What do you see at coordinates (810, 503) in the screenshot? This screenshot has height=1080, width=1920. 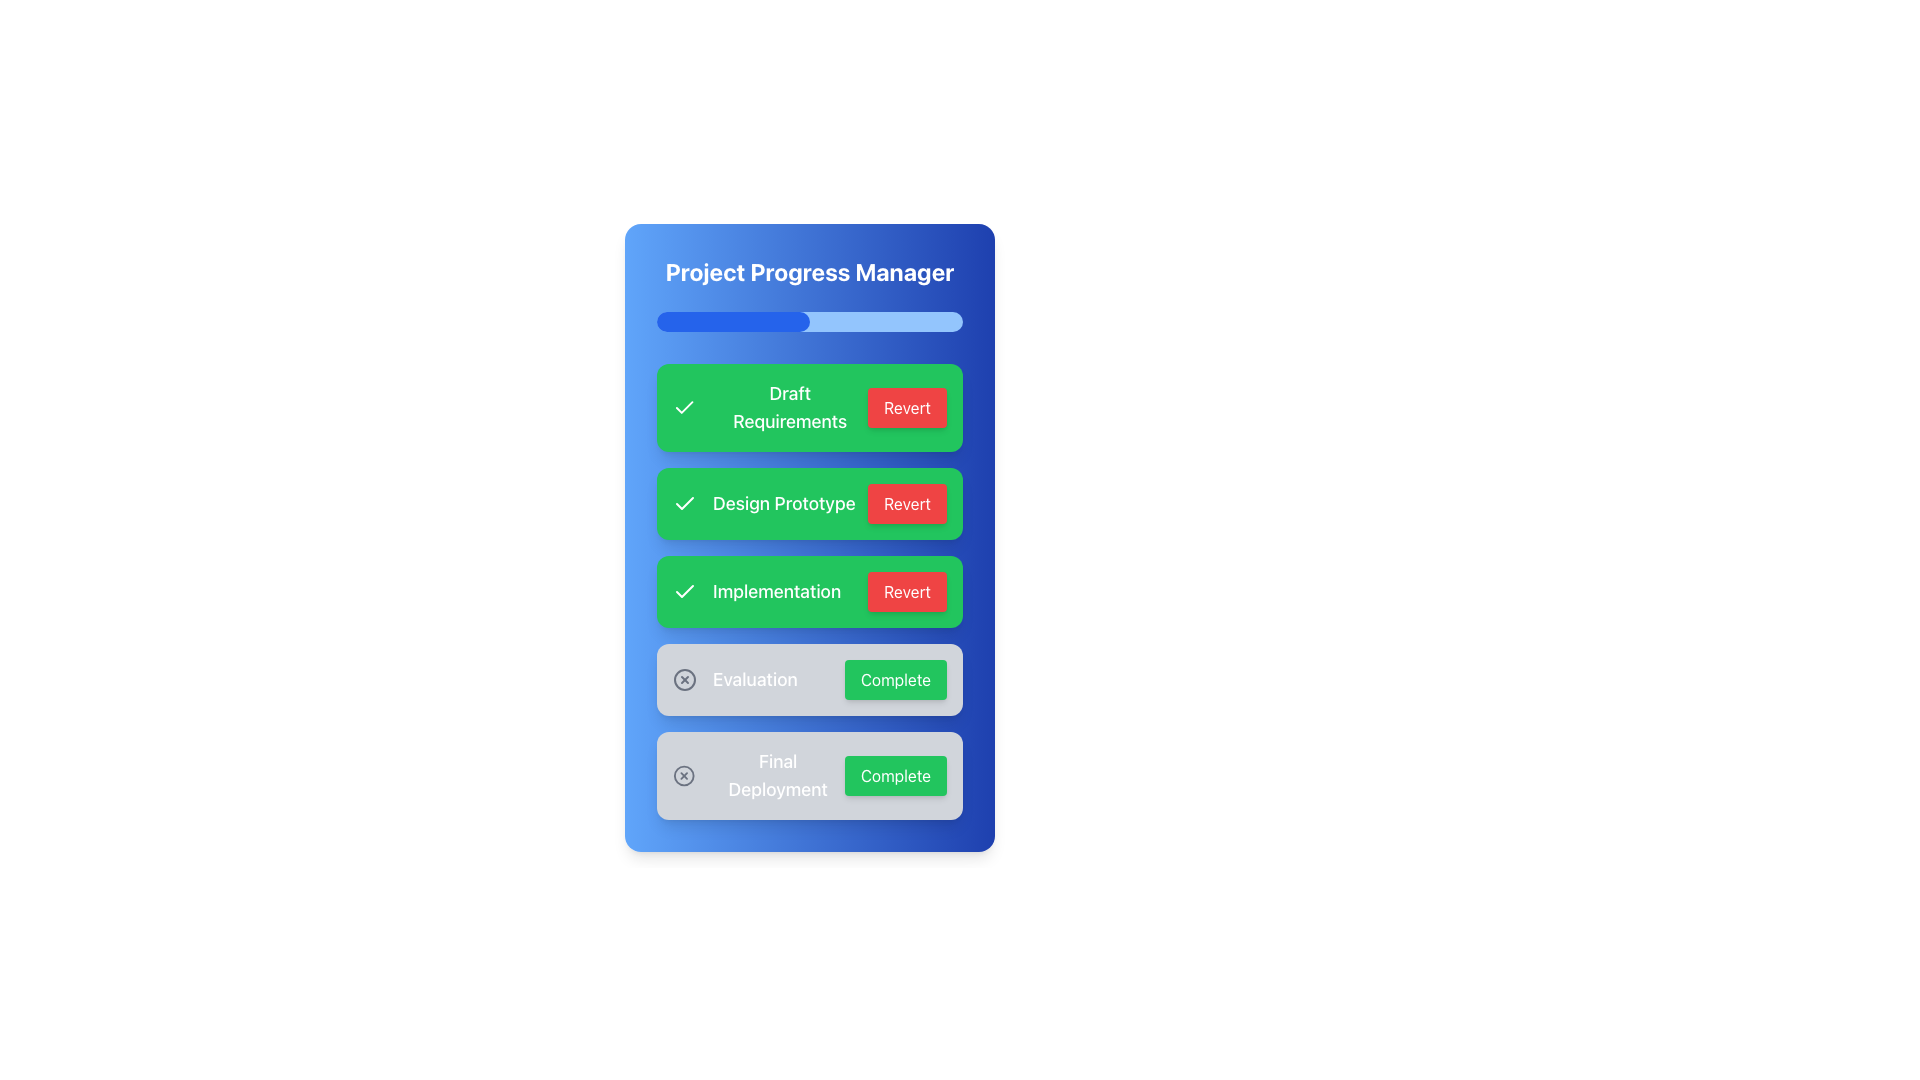 I see `the 'Design Prototype' progress step card located in the Project Progress Manager` at bounding box center [810, 503].